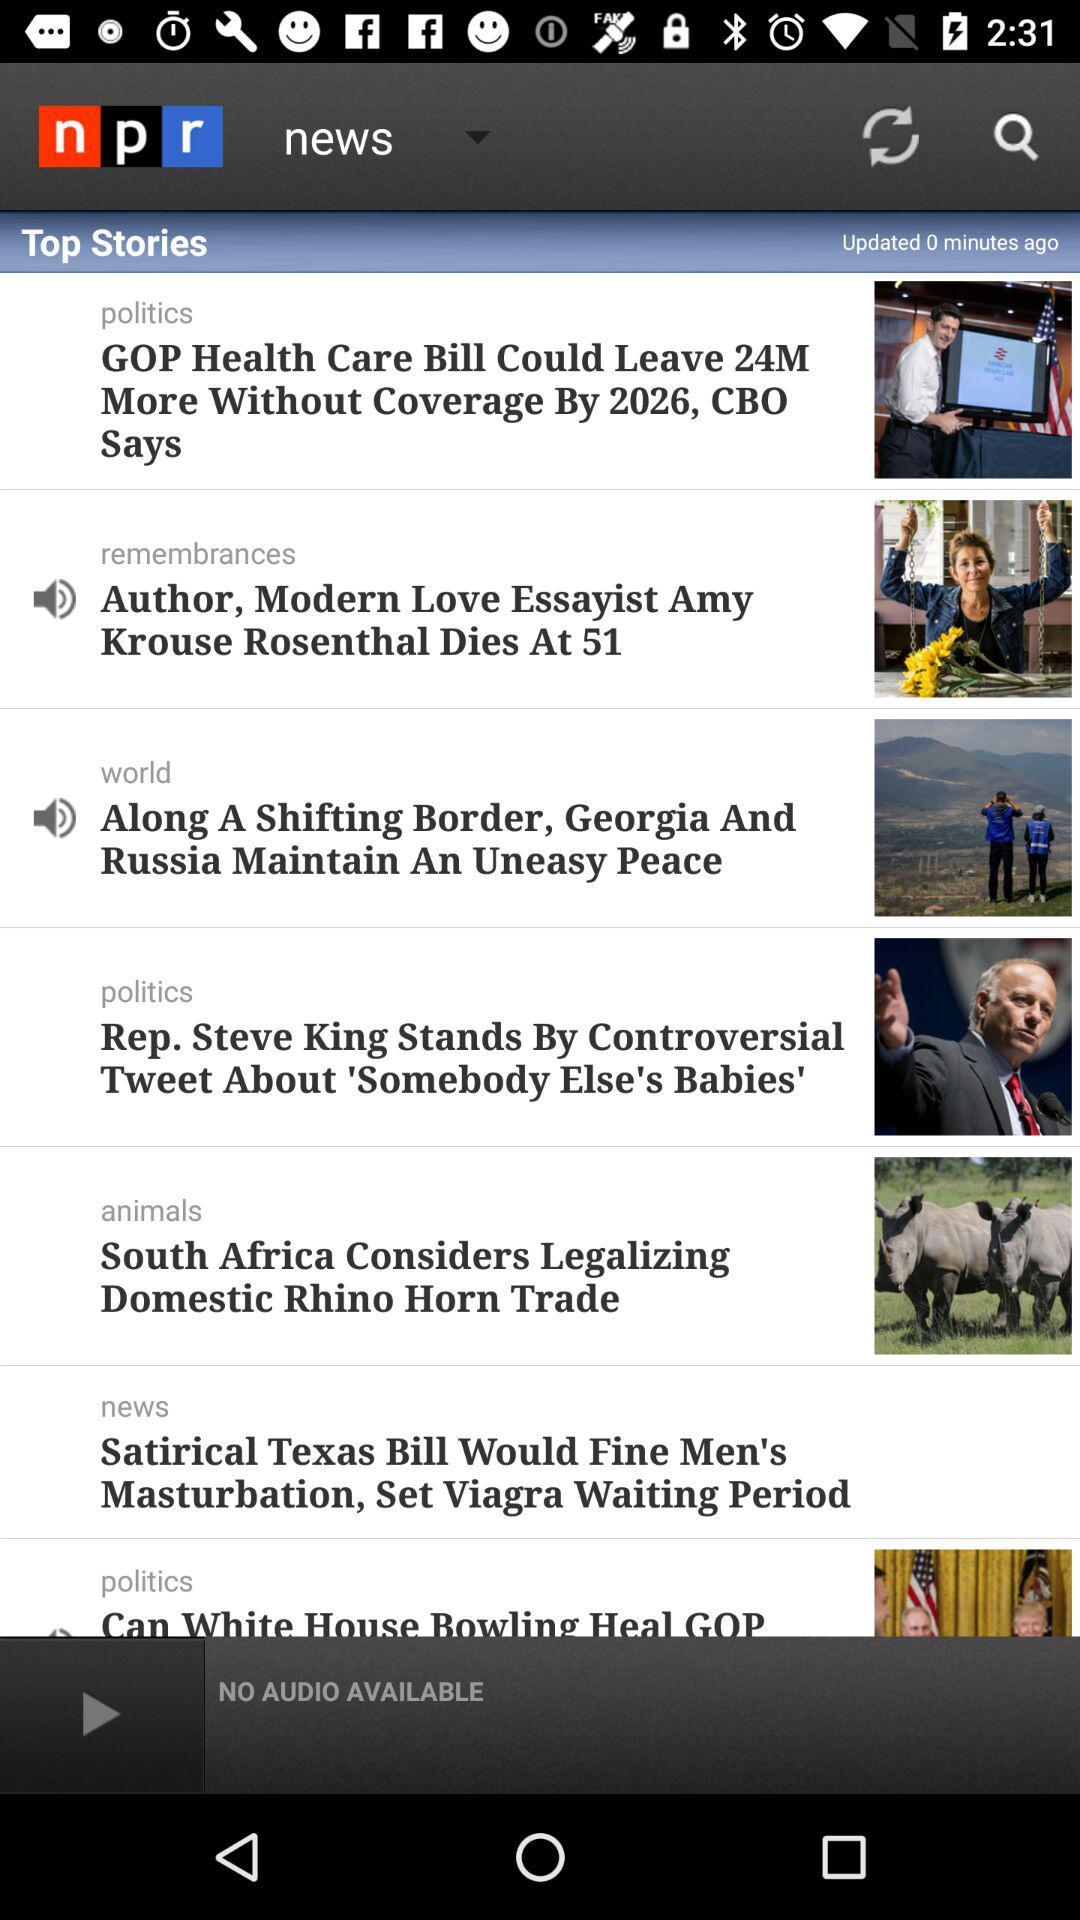 This screenshot has width=1080, height=1920. I want to click on the image beside news, so click(131, 135).